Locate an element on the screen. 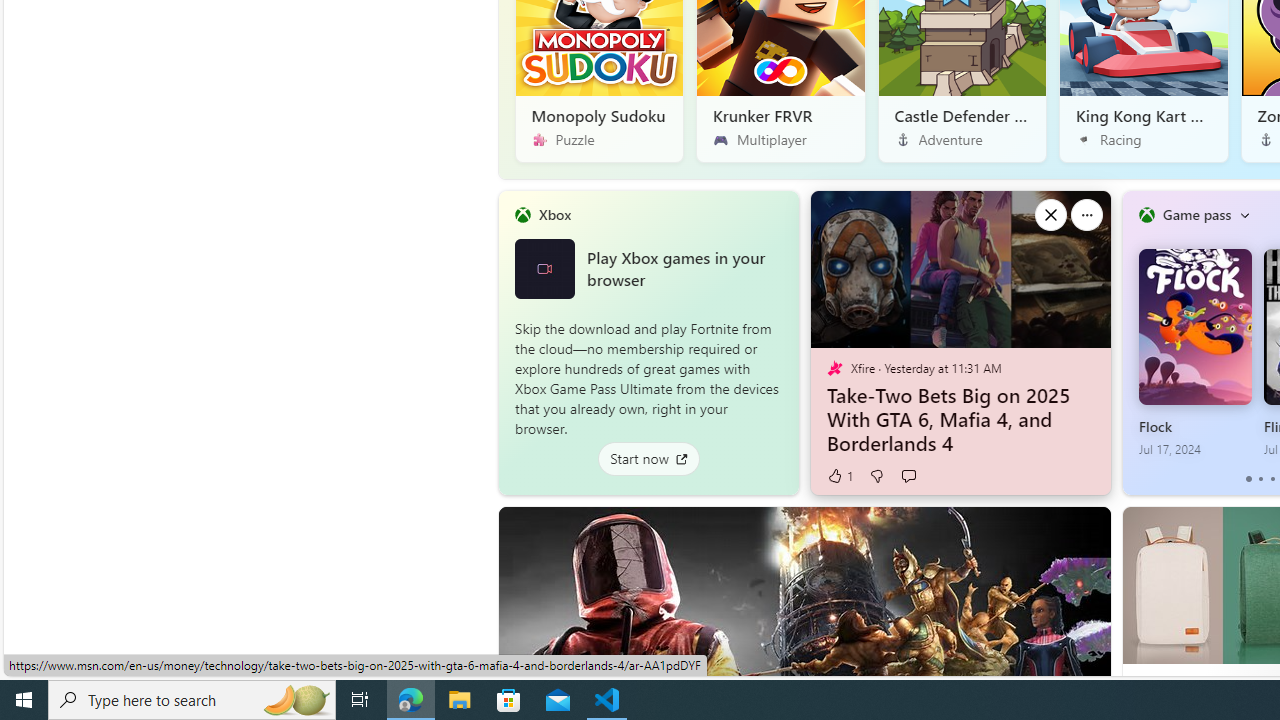 Image resolution: width=1280 pixels, height=720 pixels. 'Xbox' is located at coordinates (554, 214).